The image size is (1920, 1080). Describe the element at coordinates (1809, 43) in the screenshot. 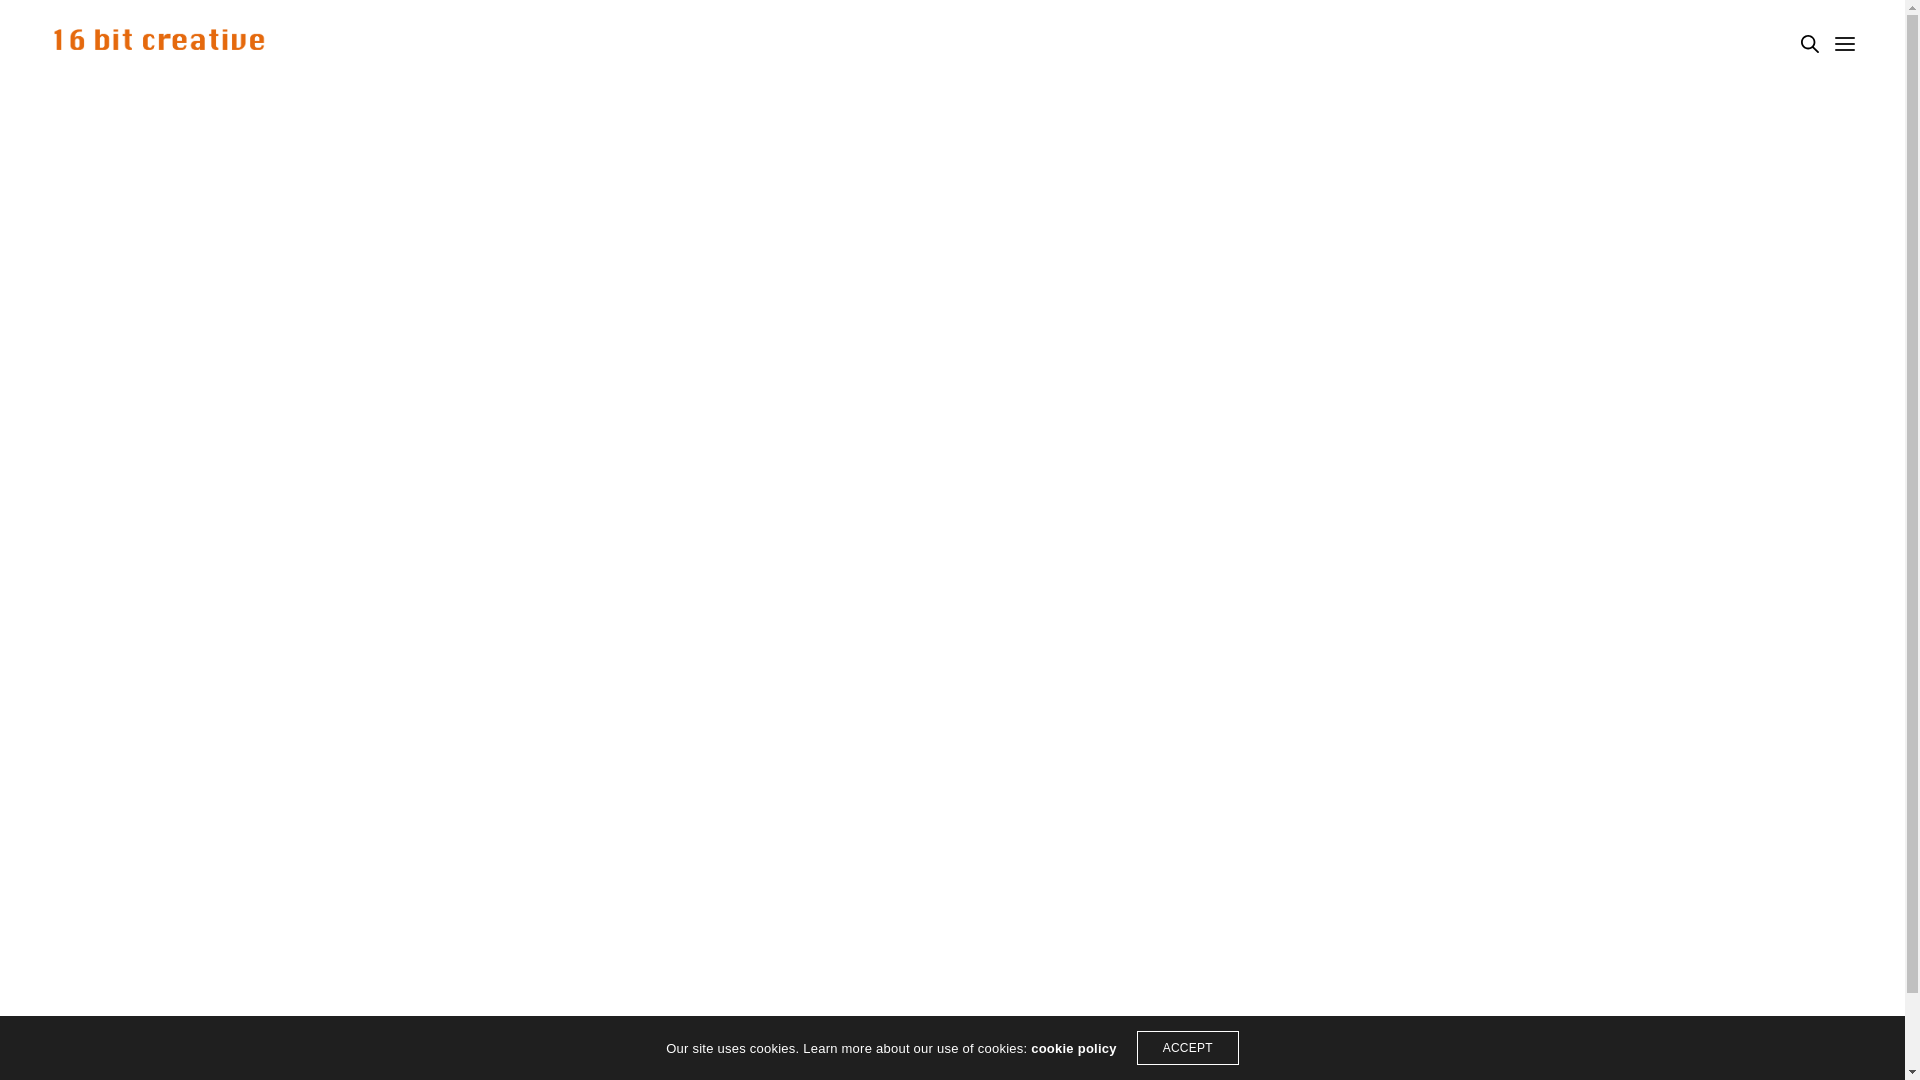

I see `'Search'` at that location.